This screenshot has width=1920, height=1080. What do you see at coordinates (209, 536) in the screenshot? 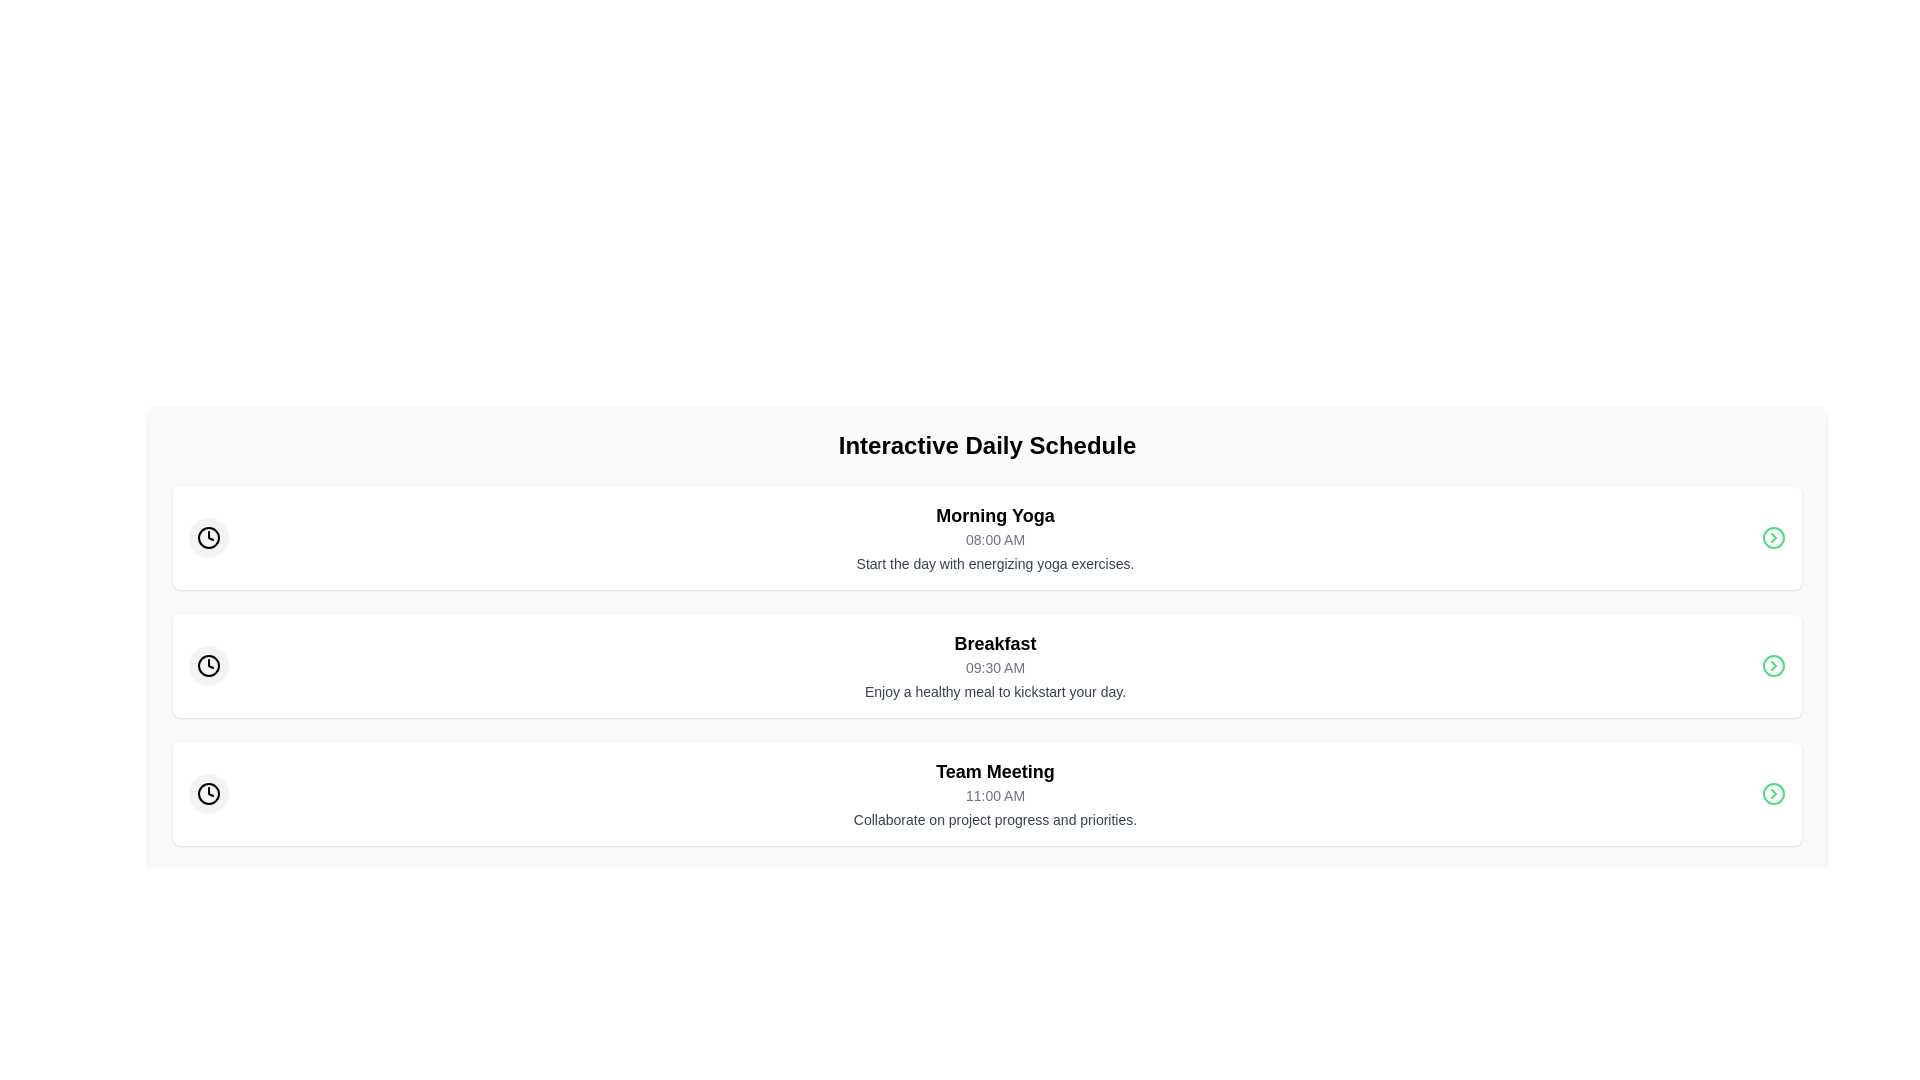
I see `the icon representing the timing or schedule for the 'Morning Yoga' activity, located at the top-left corner of the corresponding entry in the interactive daily schedule card` at bounding box center [209, 536].